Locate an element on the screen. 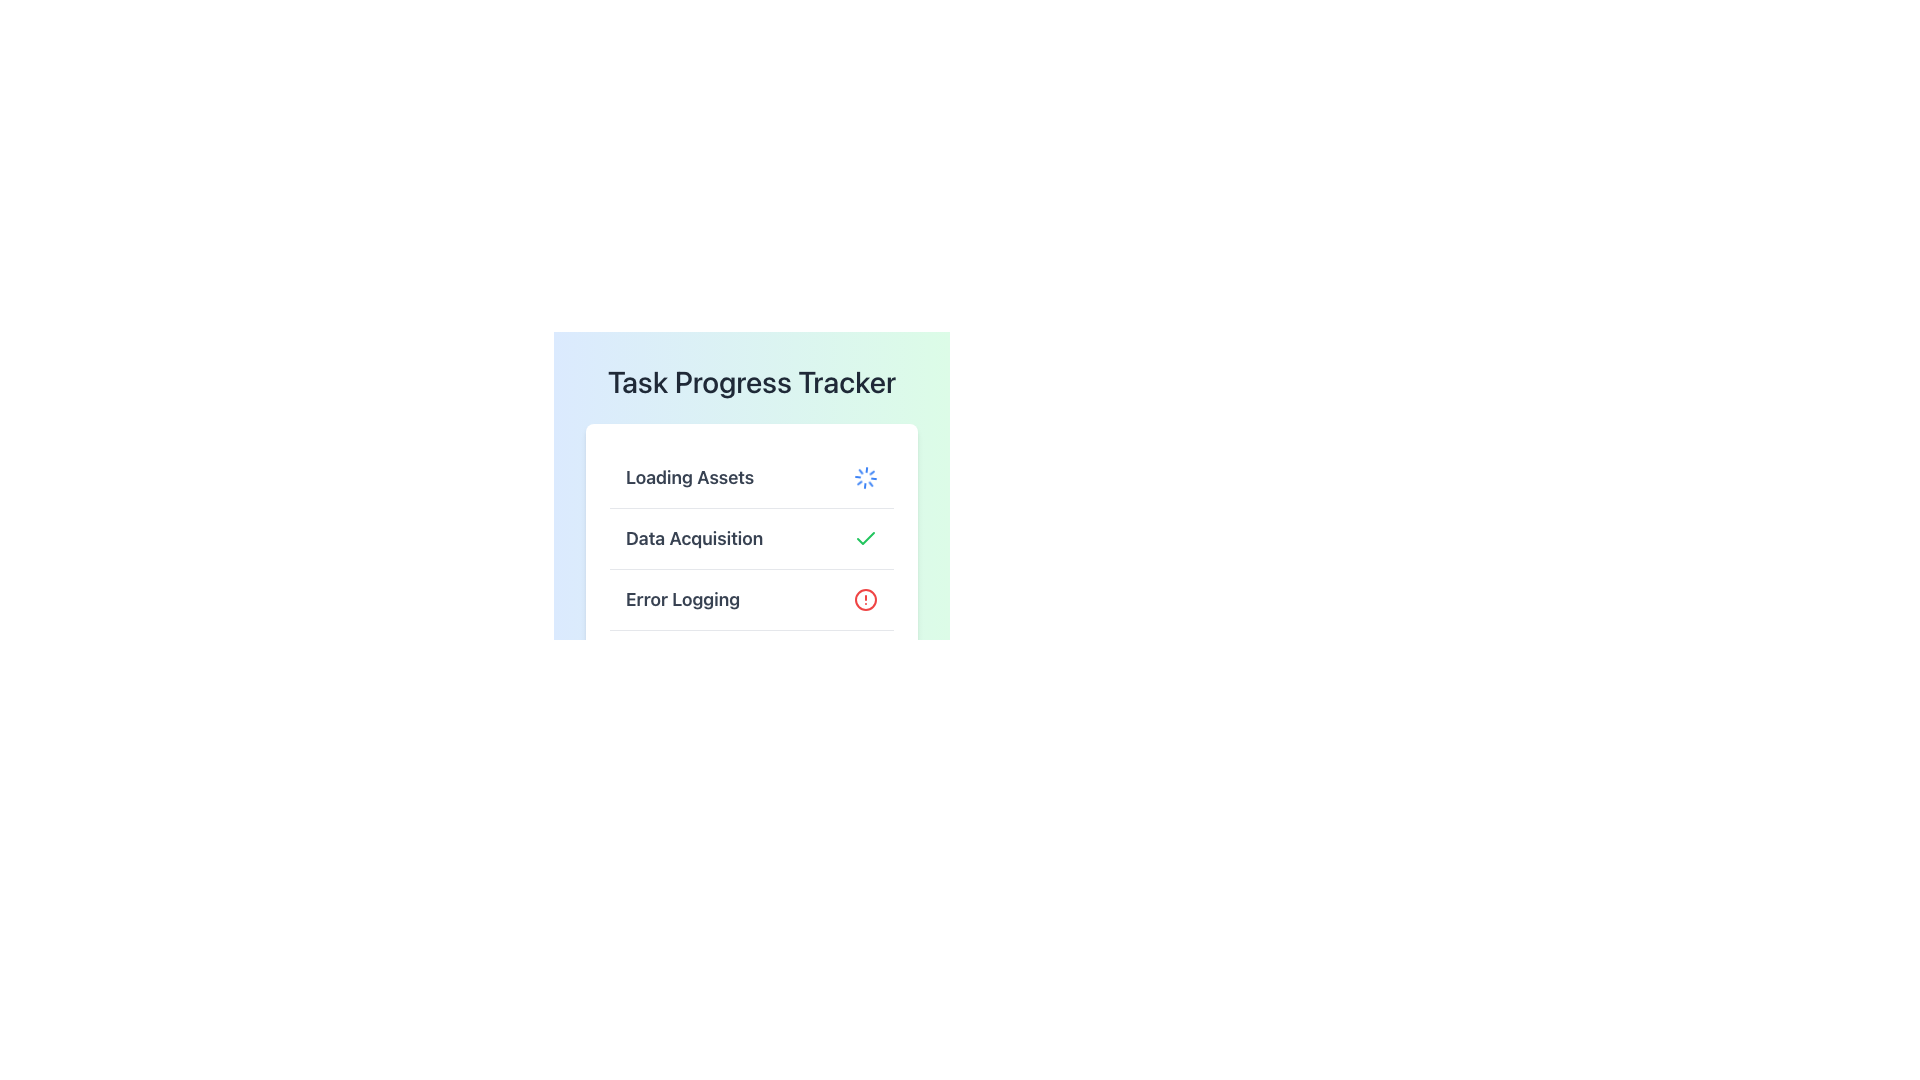  the red circular SVG element indicating 'Error Logging' in the task progress tracker interface is located at coordinates (865, 599).